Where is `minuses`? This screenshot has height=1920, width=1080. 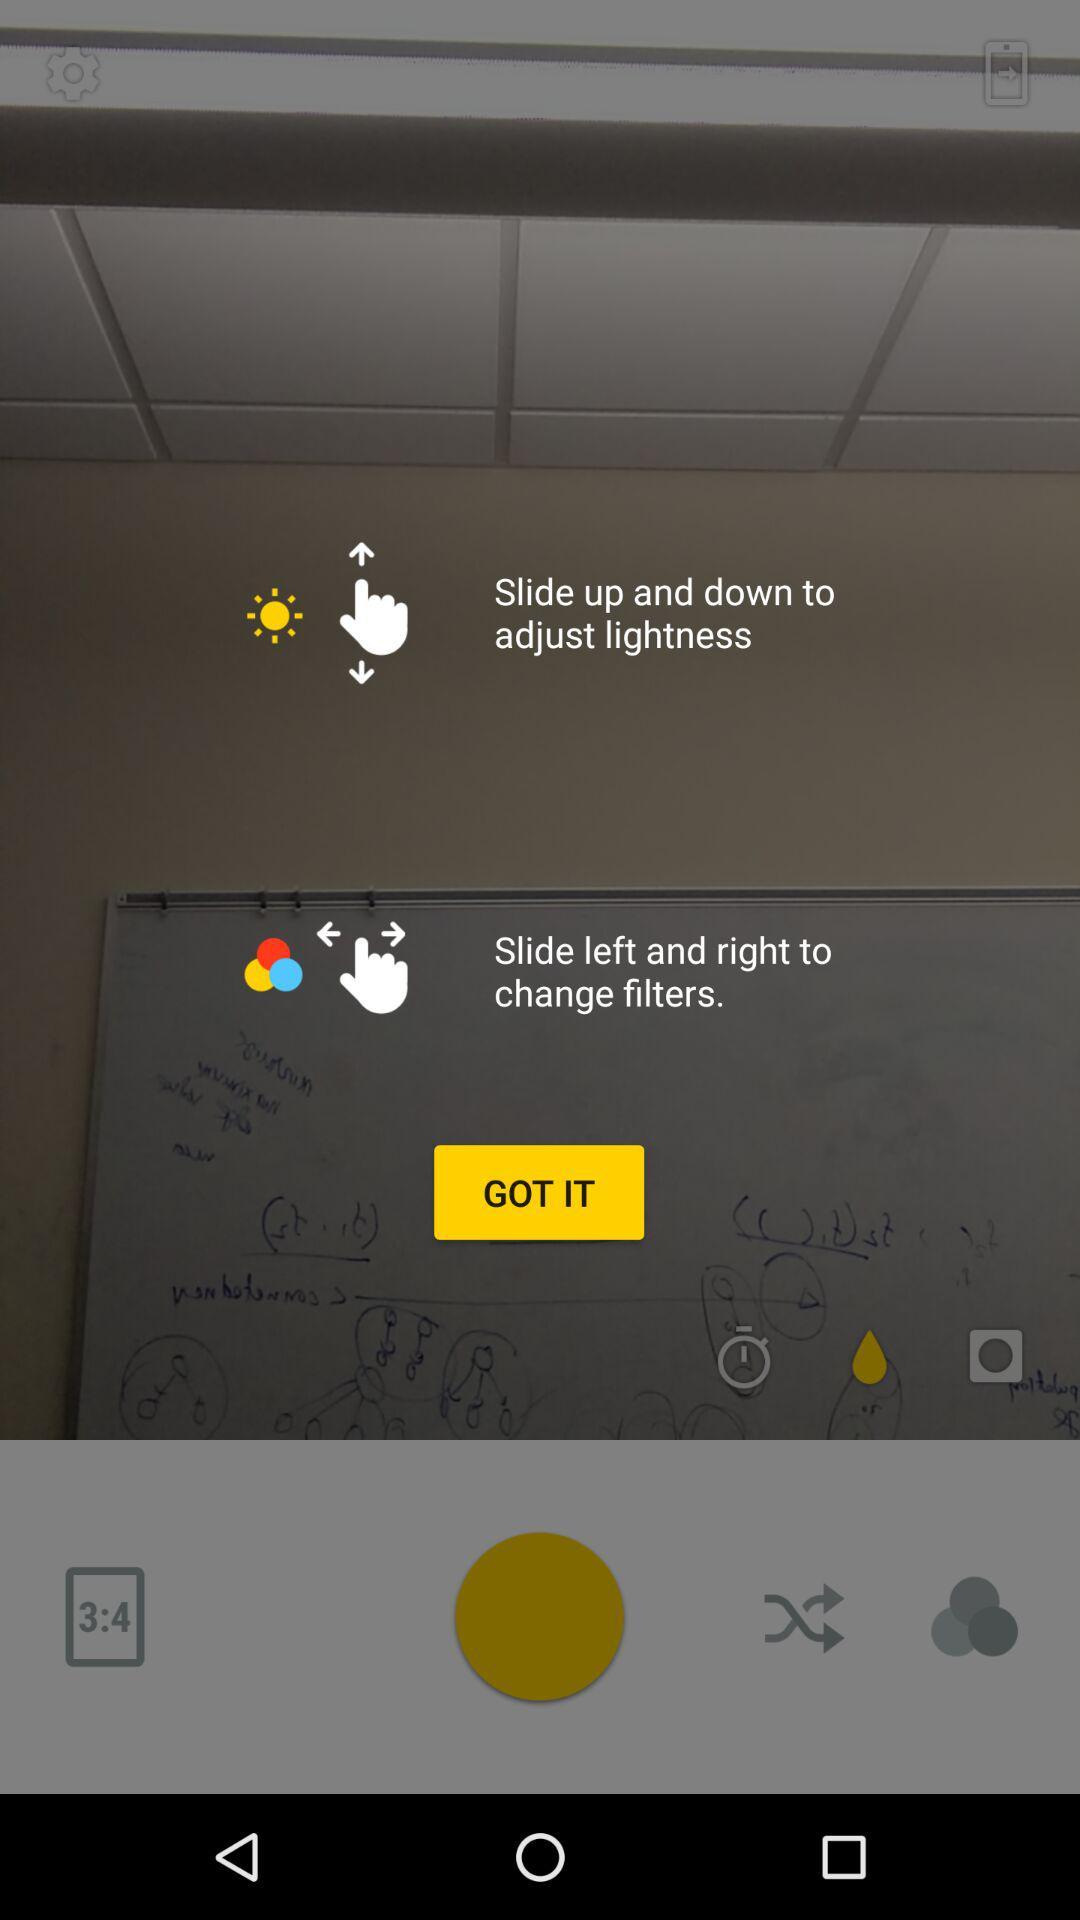 minuses is located at coordinates (104, 1617).